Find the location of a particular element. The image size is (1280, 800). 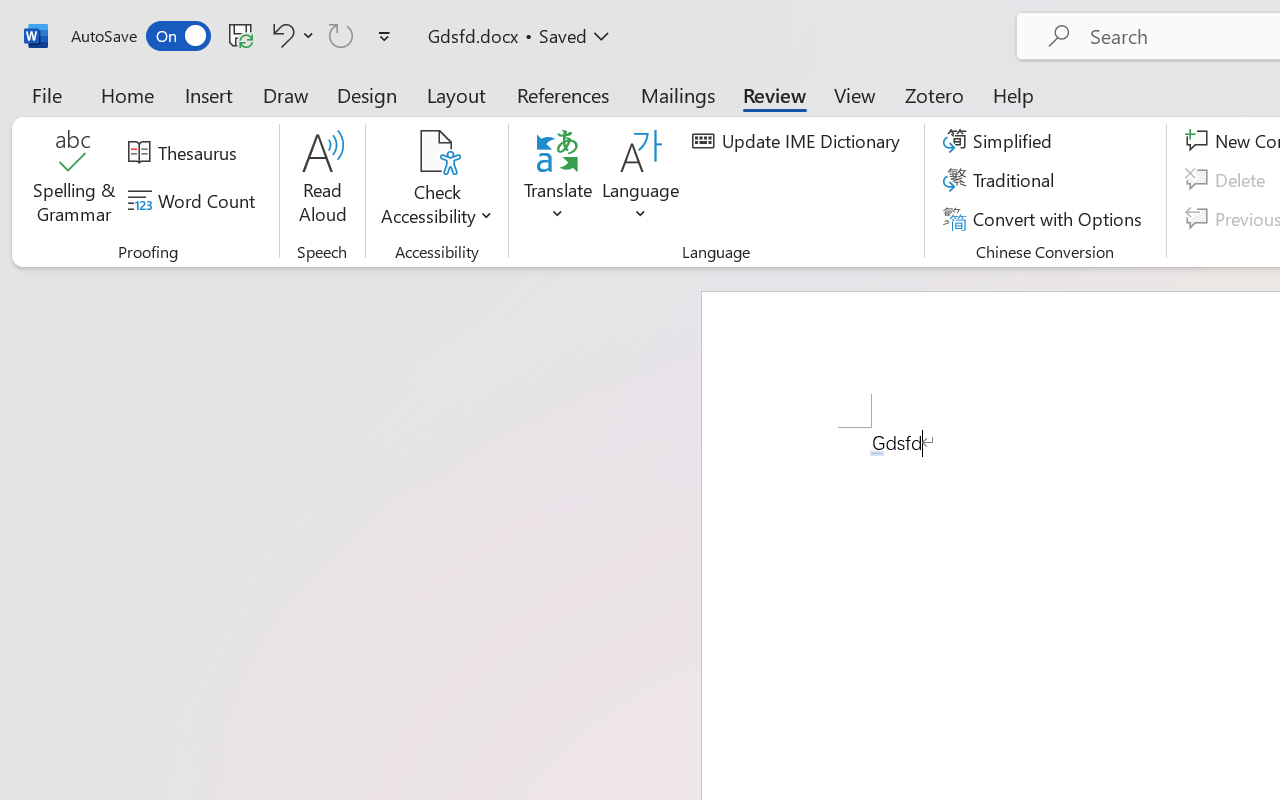

'Read Aloud' is located at coordinates (323, 179).